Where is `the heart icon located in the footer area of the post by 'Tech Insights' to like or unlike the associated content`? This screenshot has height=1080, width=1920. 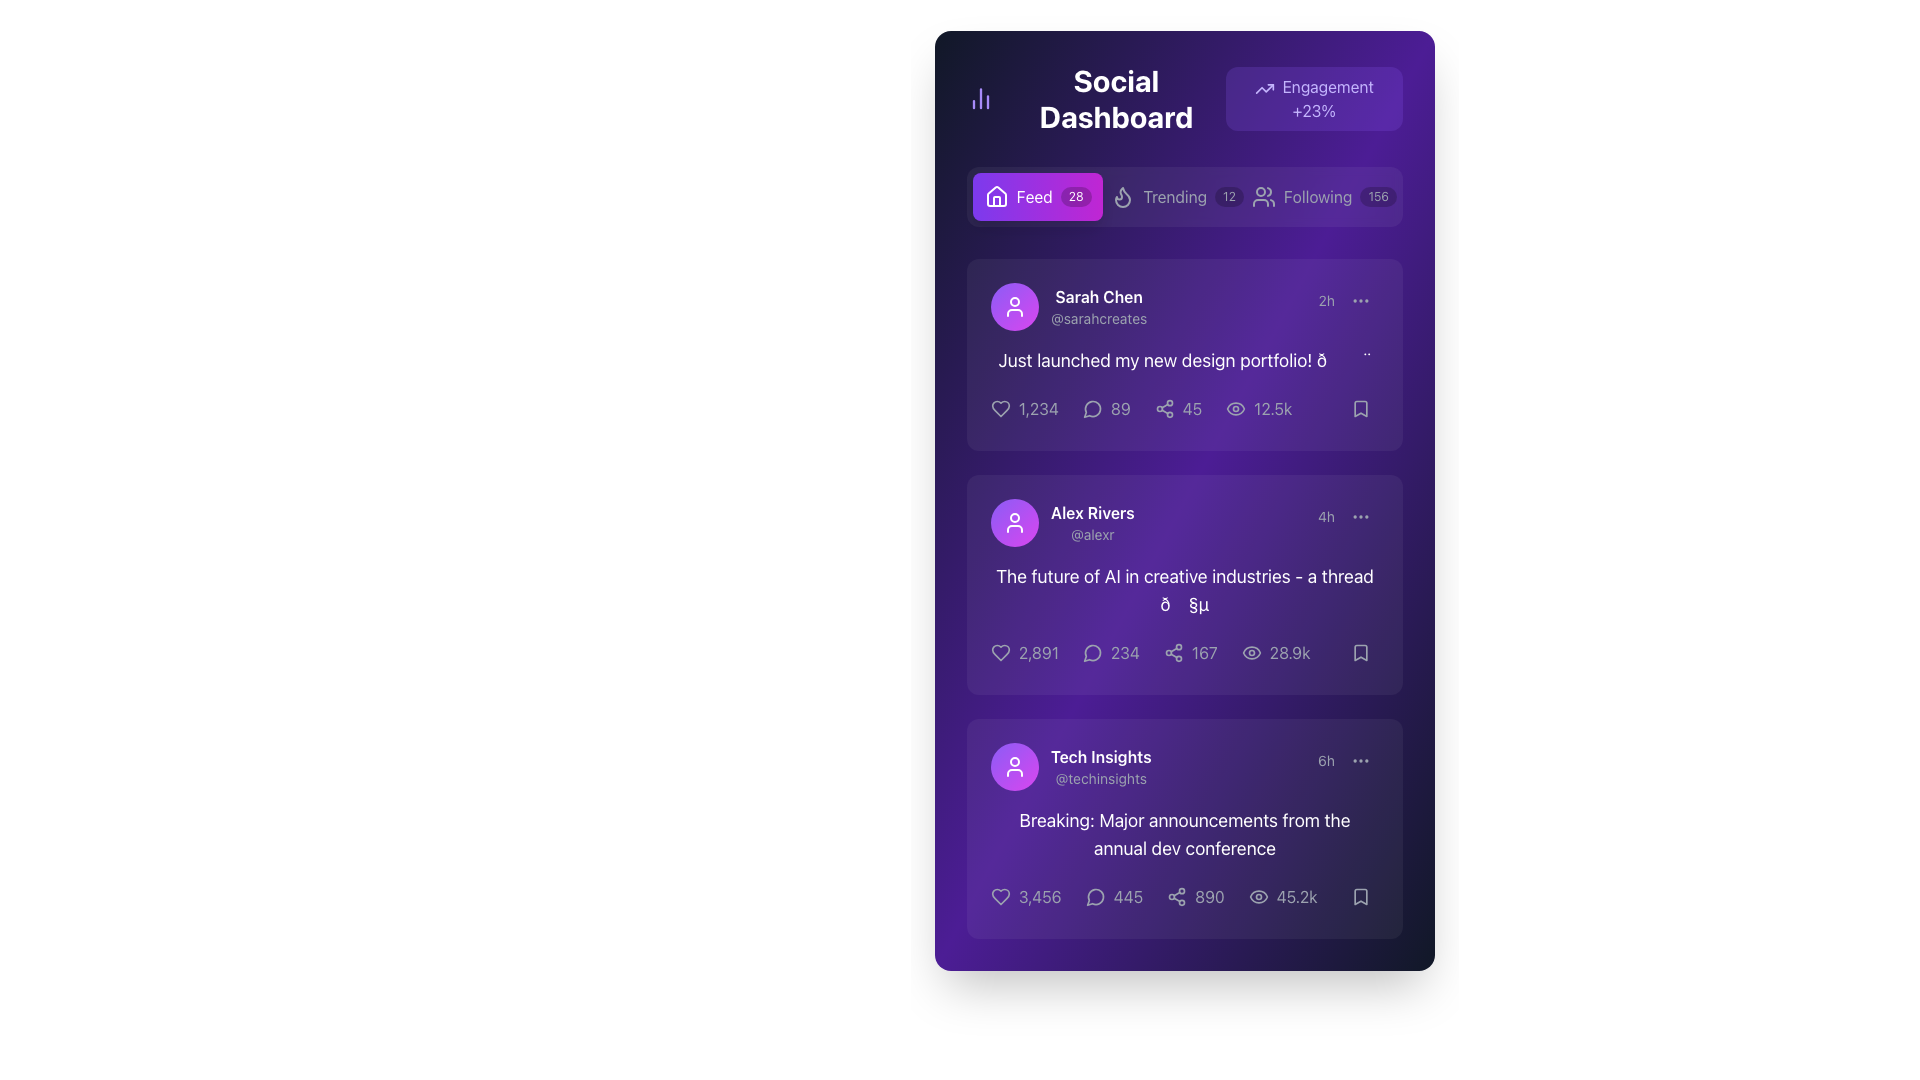
the heart icon located in the footer area of the post by 'Tech Insights' to like or unlike the associated content is located at coordinates (1001, 896).